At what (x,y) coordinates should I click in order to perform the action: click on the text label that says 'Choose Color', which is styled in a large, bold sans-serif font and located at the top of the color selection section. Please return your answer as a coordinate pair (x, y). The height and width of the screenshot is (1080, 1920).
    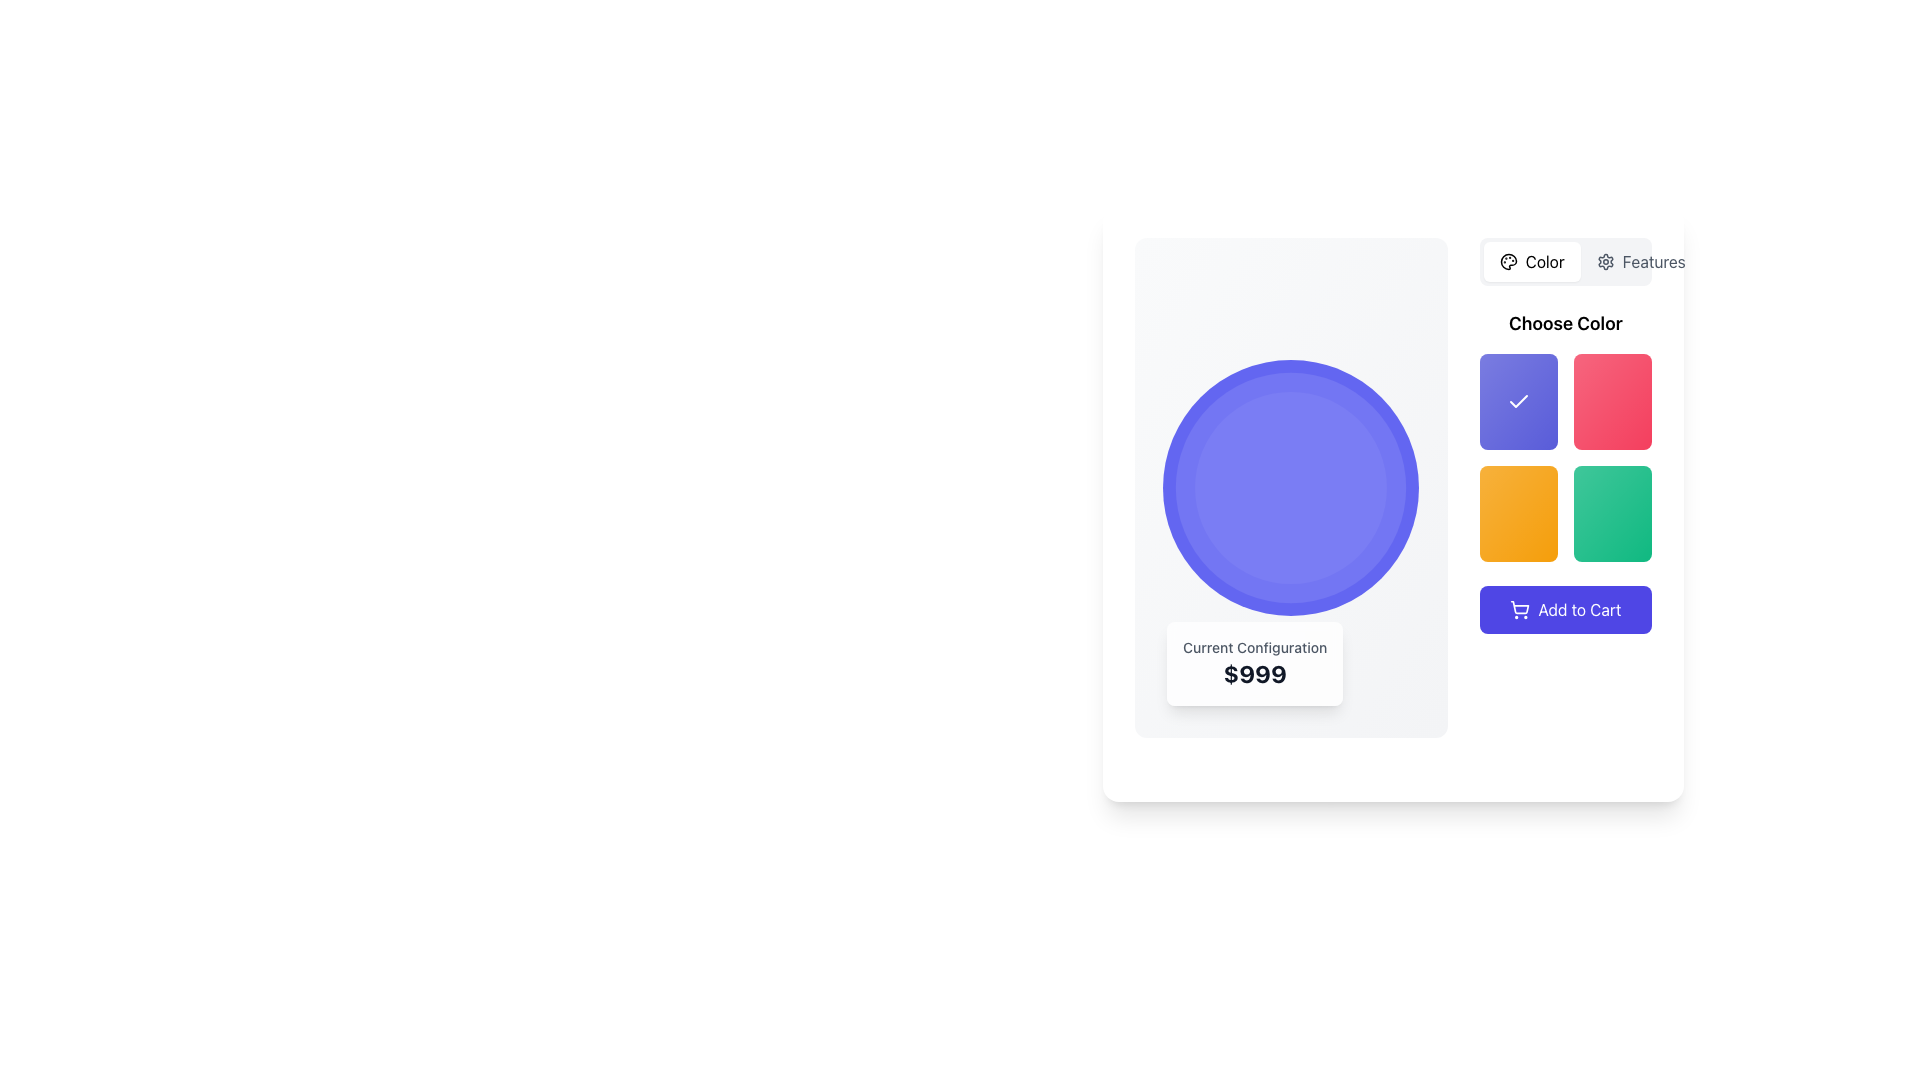
    Looking at the image, I should click on (1564, 323).